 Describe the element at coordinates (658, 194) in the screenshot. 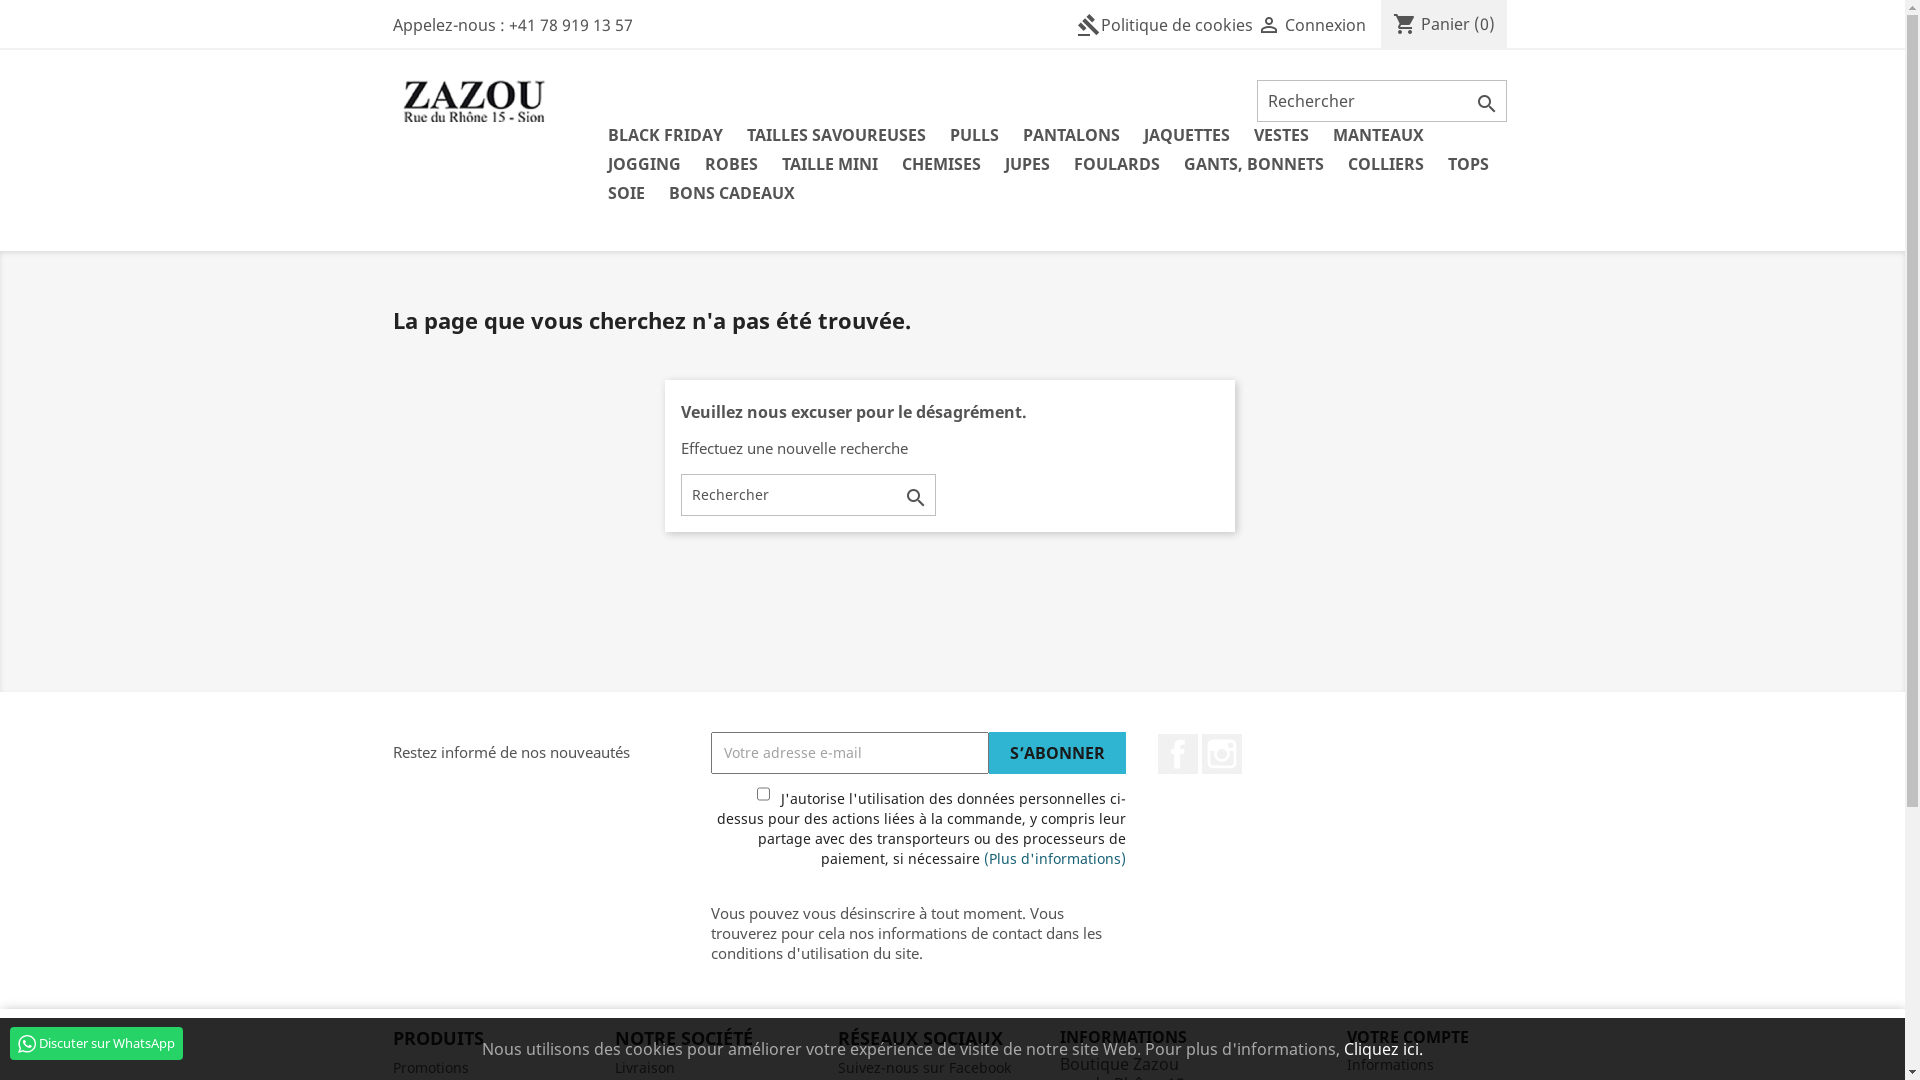

I see `'BONS CADEAUX'` at that location.